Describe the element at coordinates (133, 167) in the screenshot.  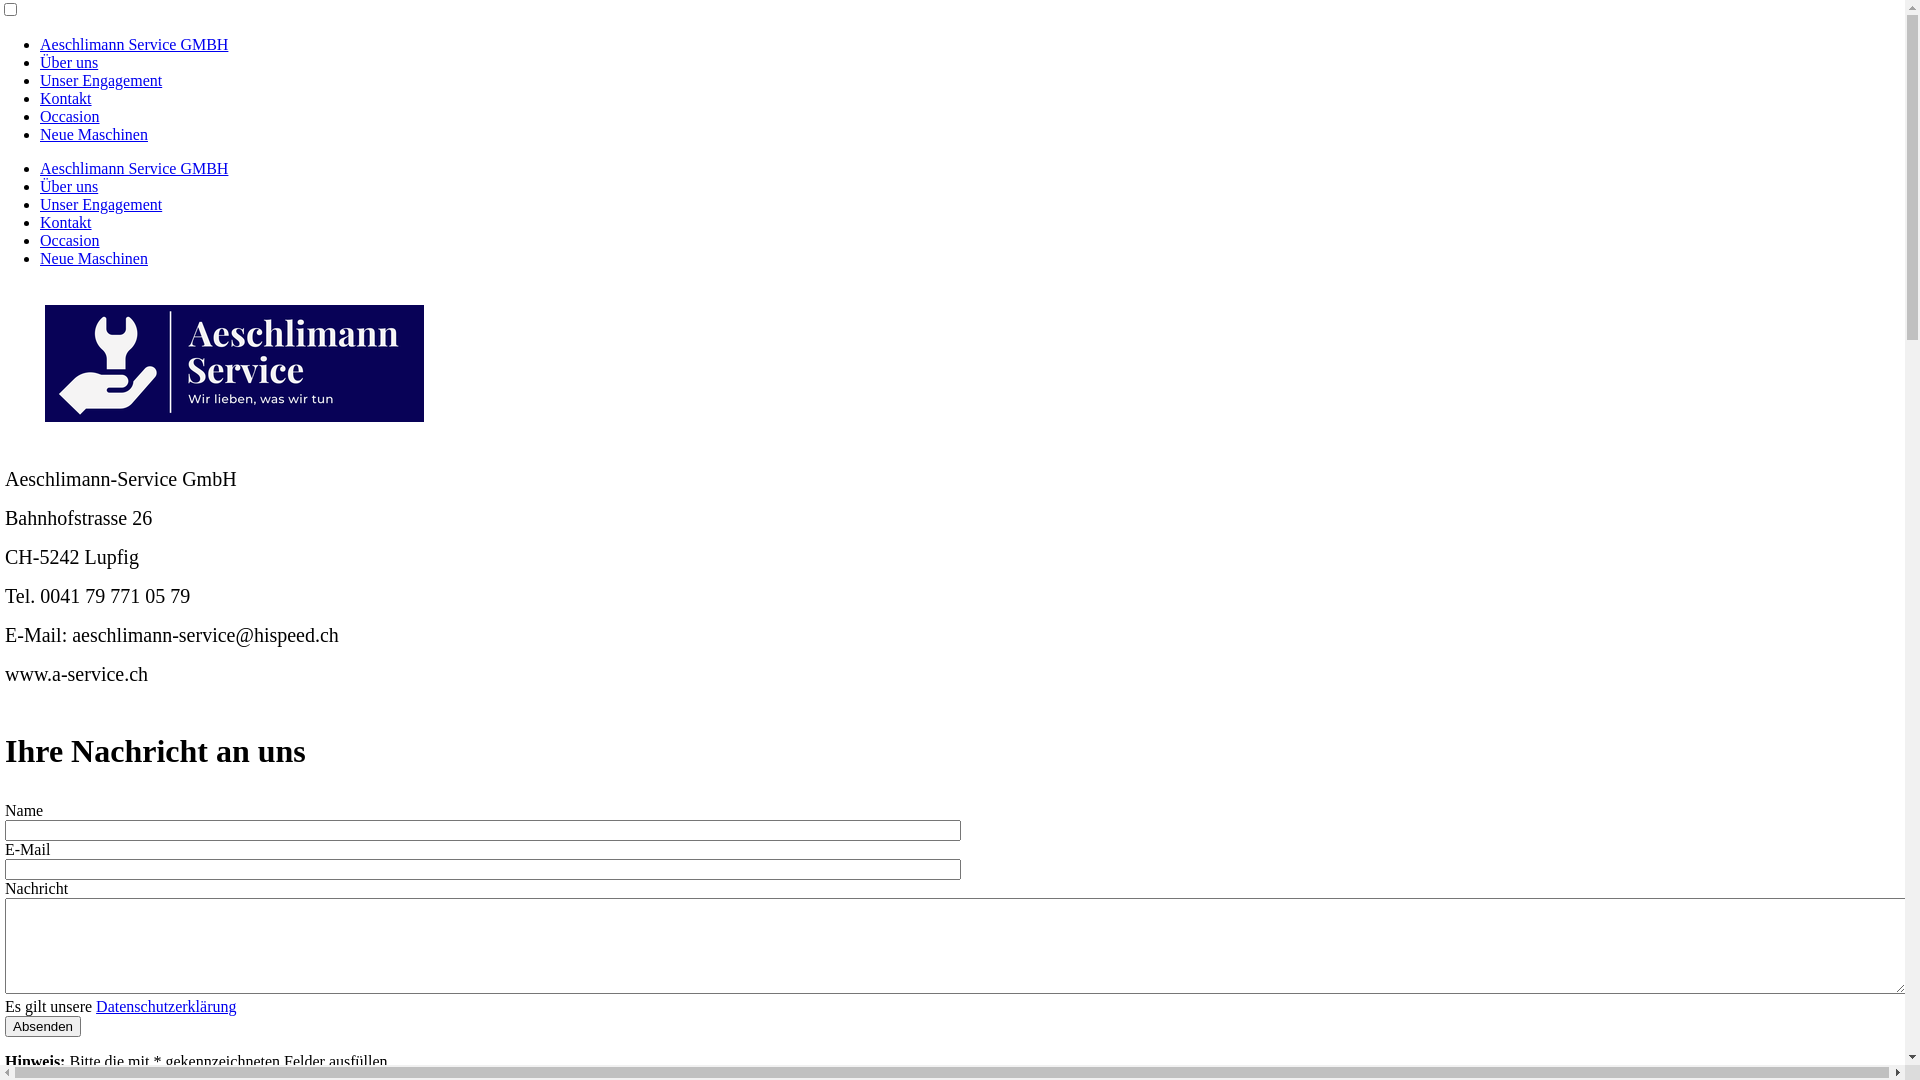
I see `'Aeschlimann Service GMBH'` at that location.